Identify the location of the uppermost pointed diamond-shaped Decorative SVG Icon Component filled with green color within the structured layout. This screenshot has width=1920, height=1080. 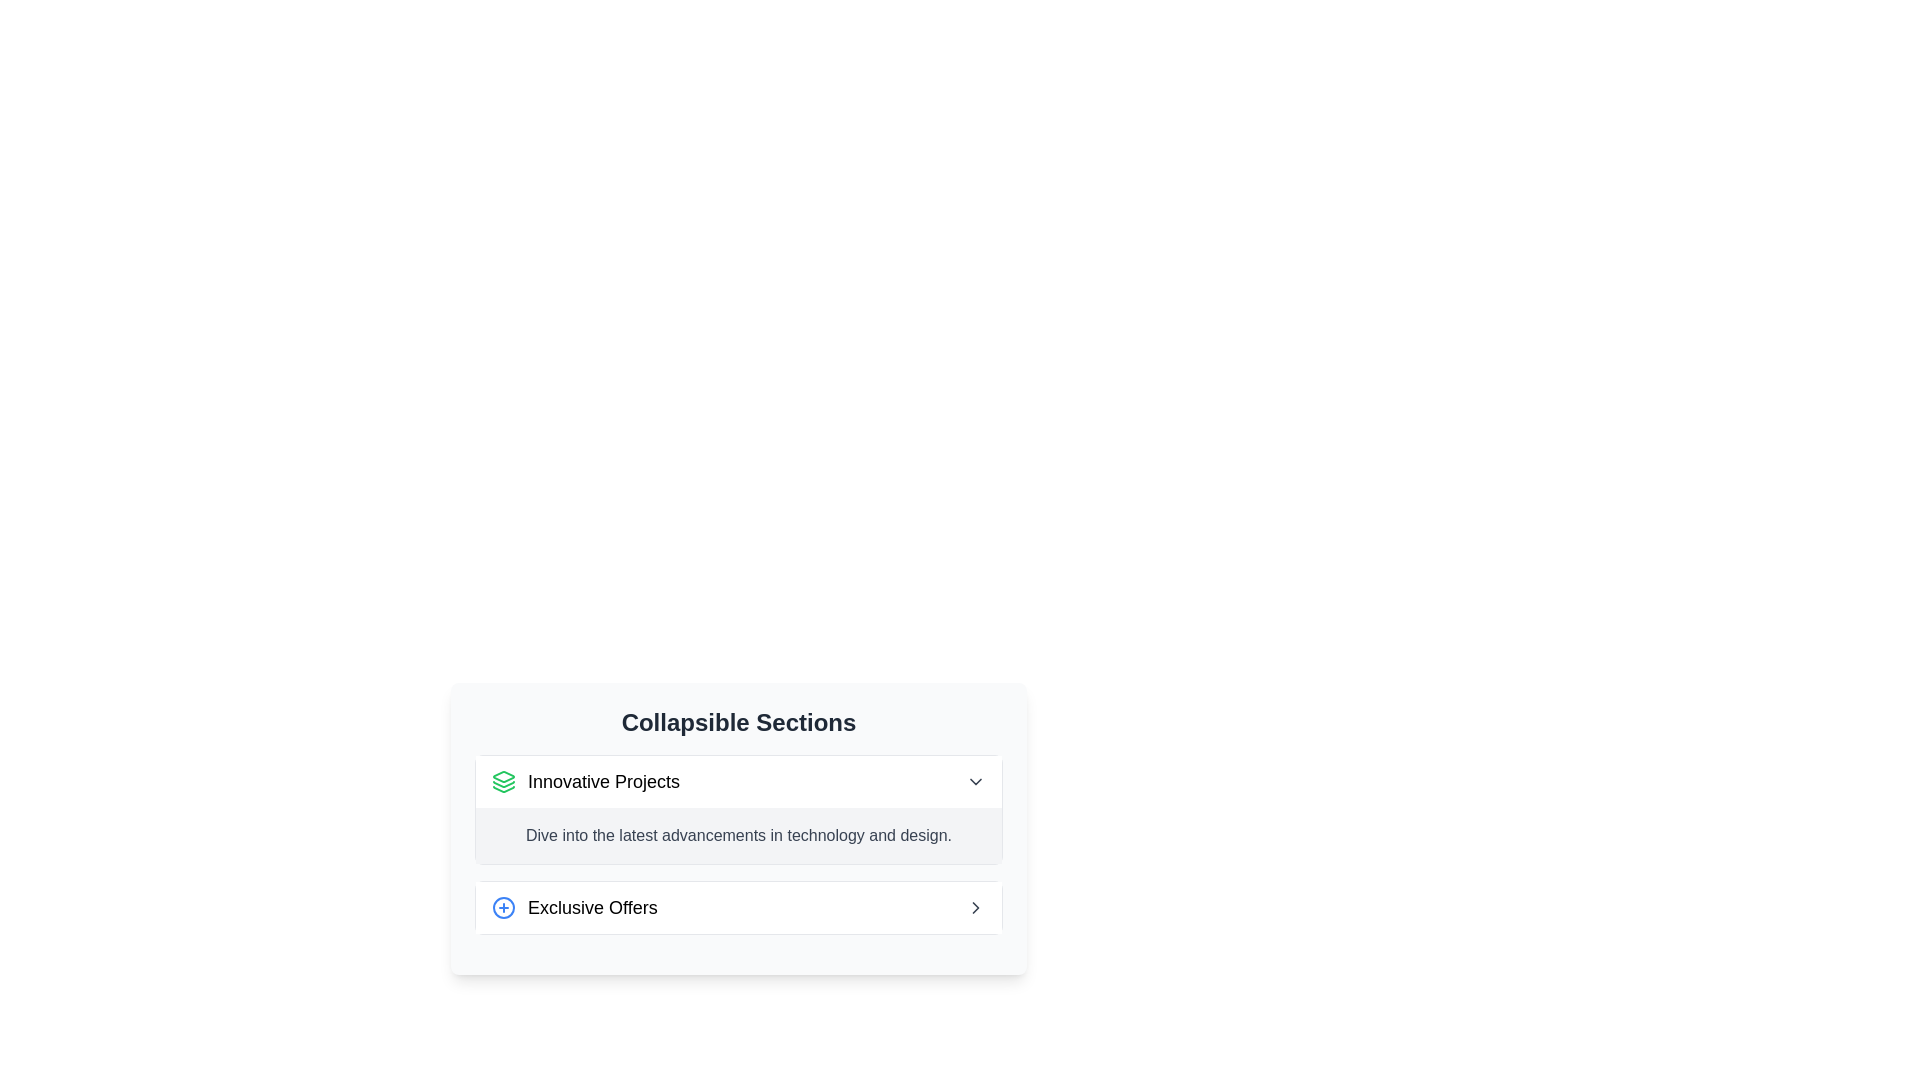
(504, 775).